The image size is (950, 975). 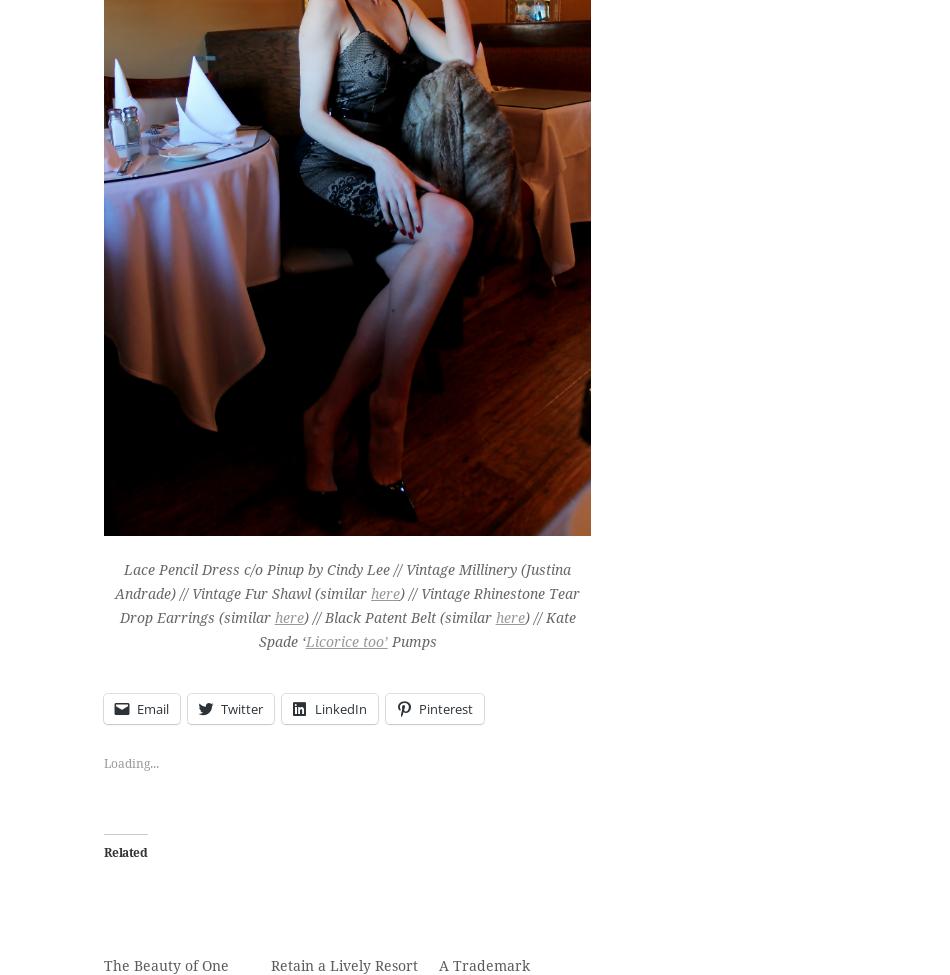 What do you see at coordinates (445, 707) in the screenshot?
I see `'Pinterest'` at bounding box center [445, 707].